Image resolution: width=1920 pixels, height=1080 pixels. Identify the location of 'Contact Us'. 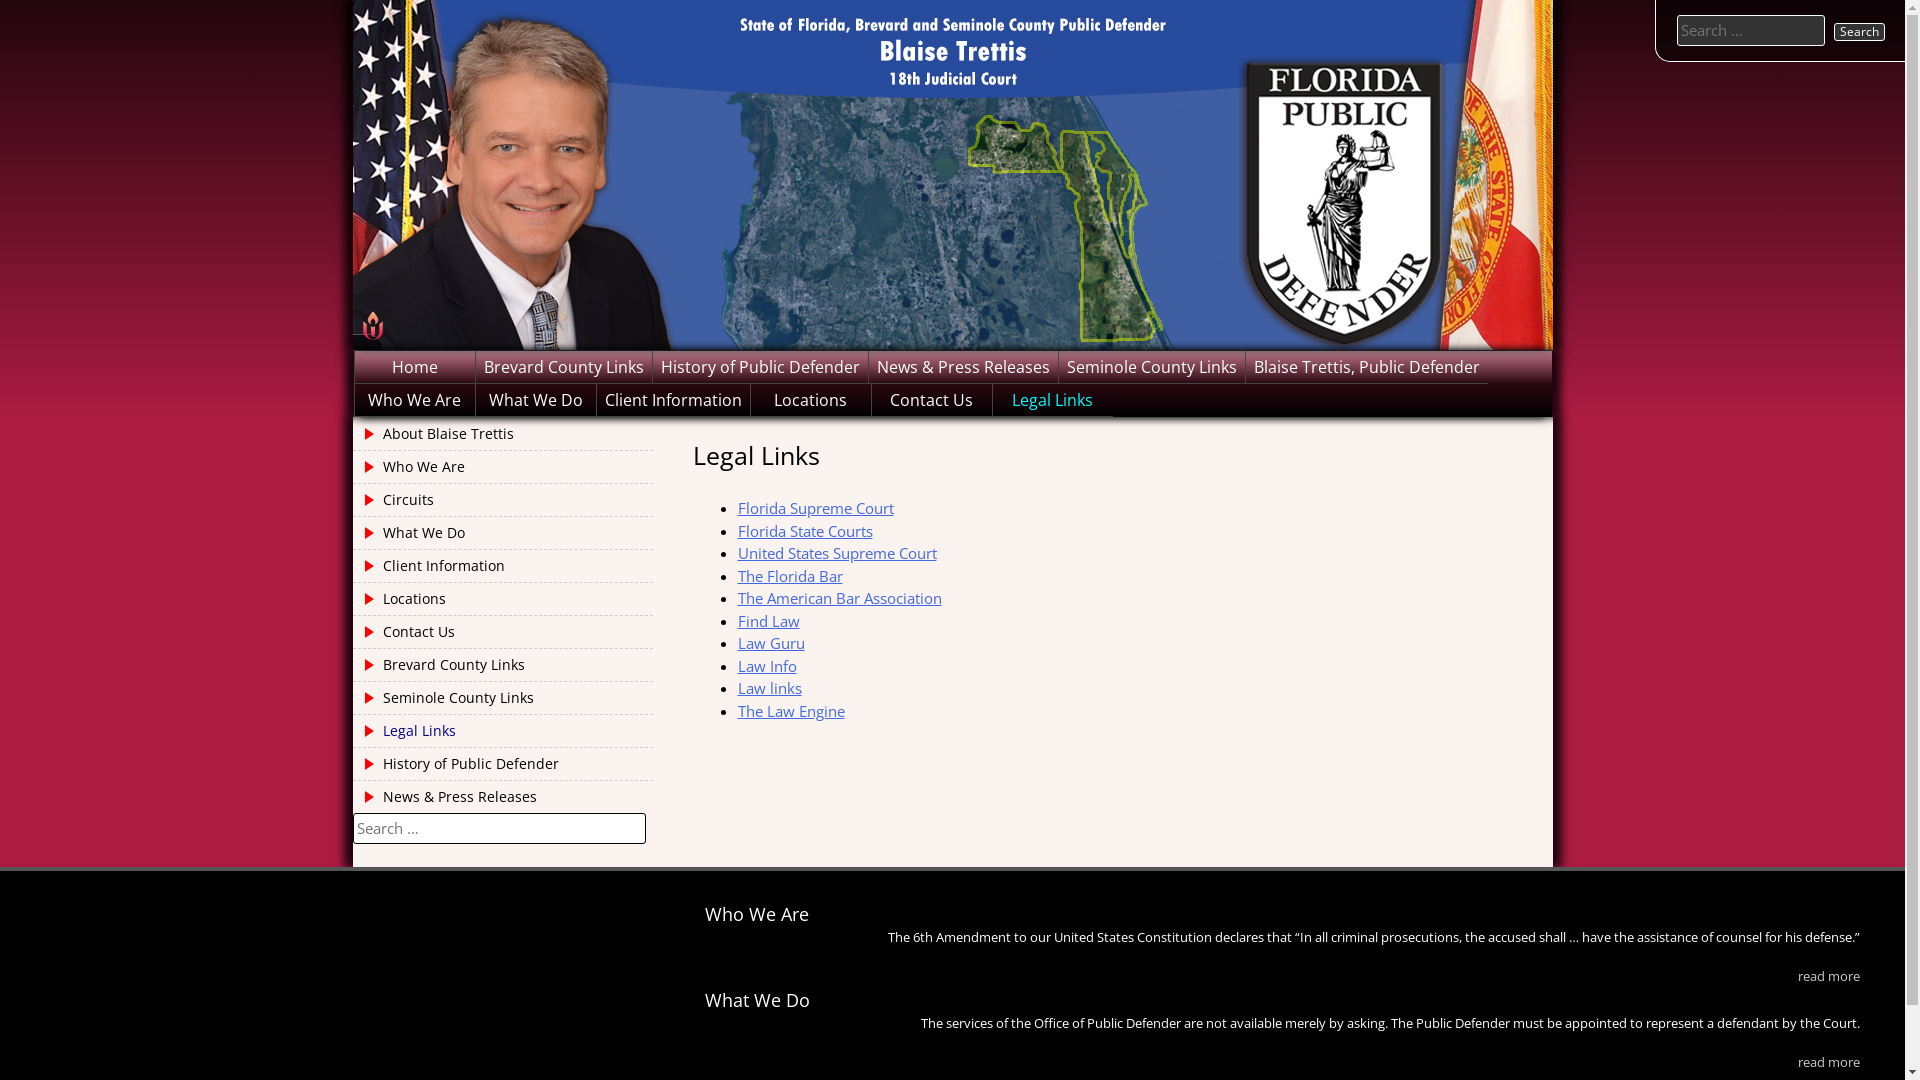
(930, 400).